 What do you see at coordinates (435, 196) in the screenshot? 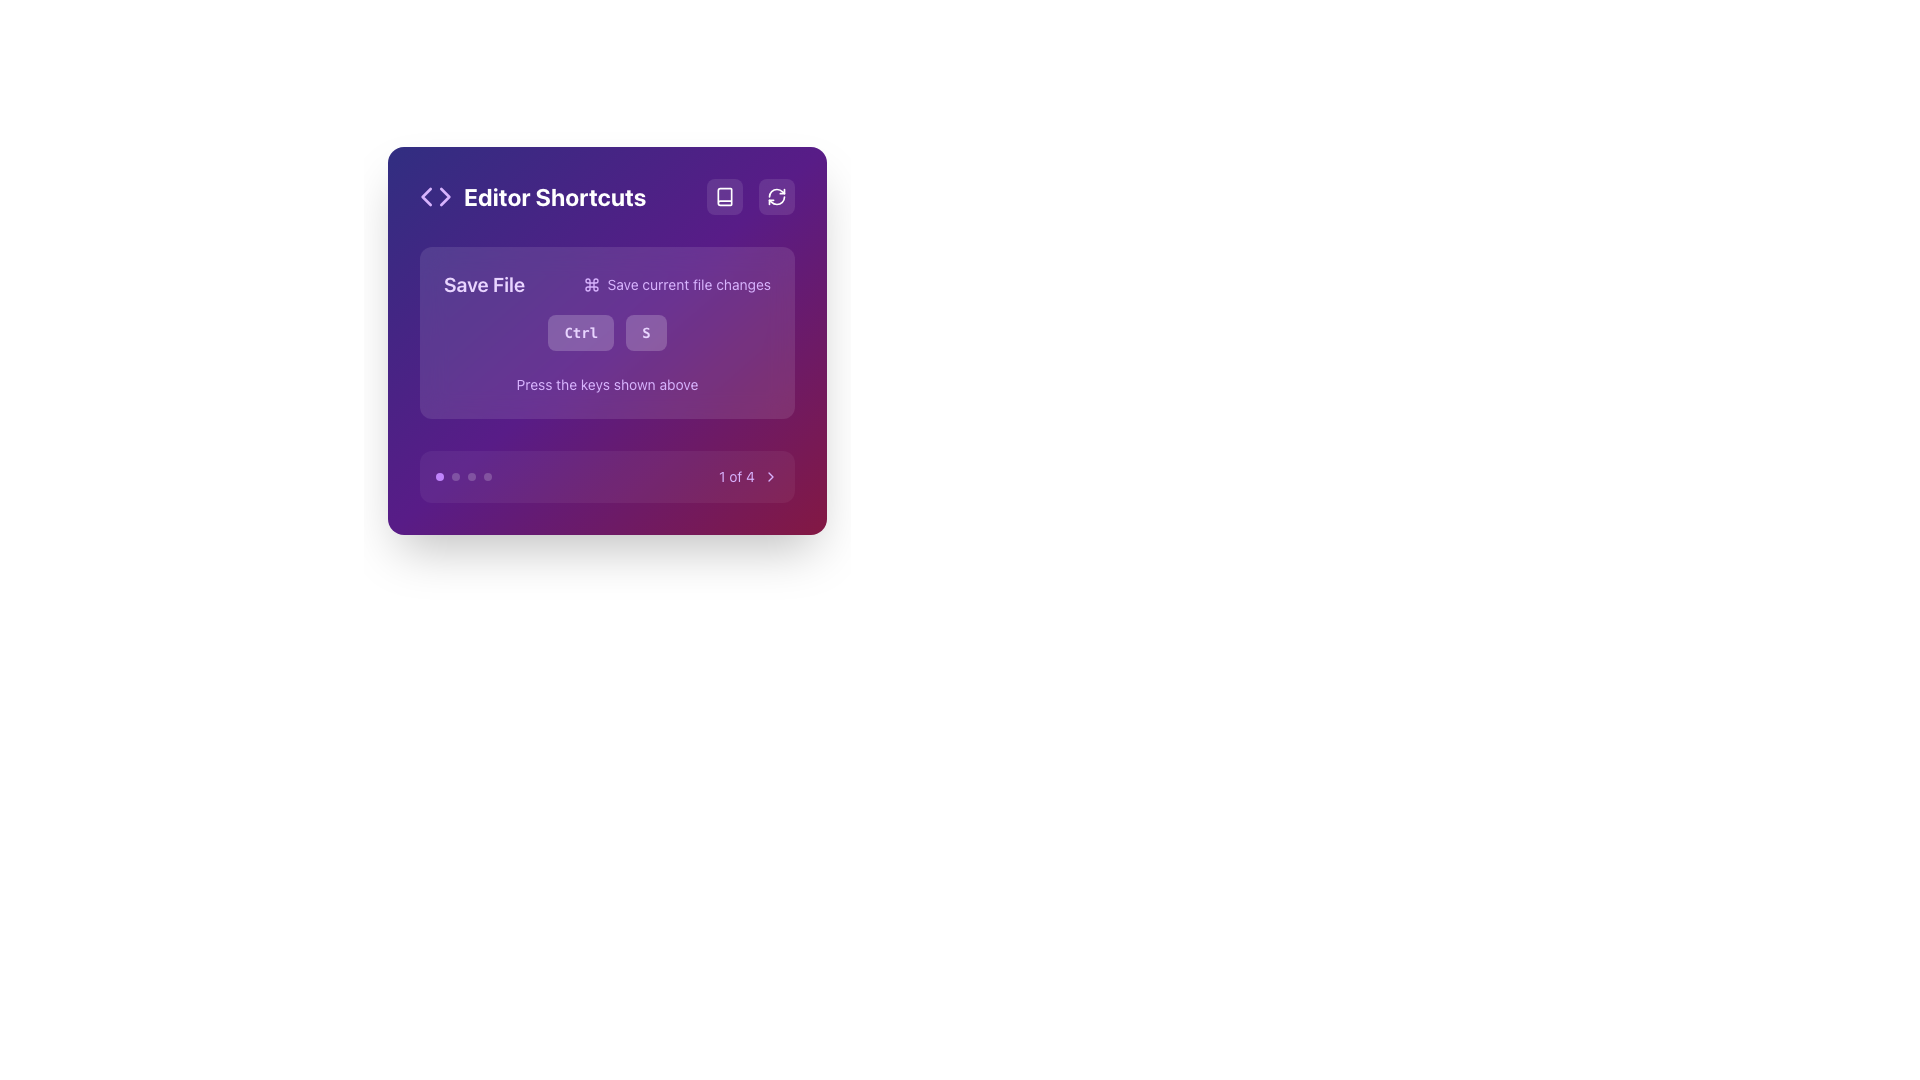
I see `the Decorative icon in the header section labeled 'Editor Shortcuts', which visually represents the coding or editing feature` at bounding box center [435, 196].